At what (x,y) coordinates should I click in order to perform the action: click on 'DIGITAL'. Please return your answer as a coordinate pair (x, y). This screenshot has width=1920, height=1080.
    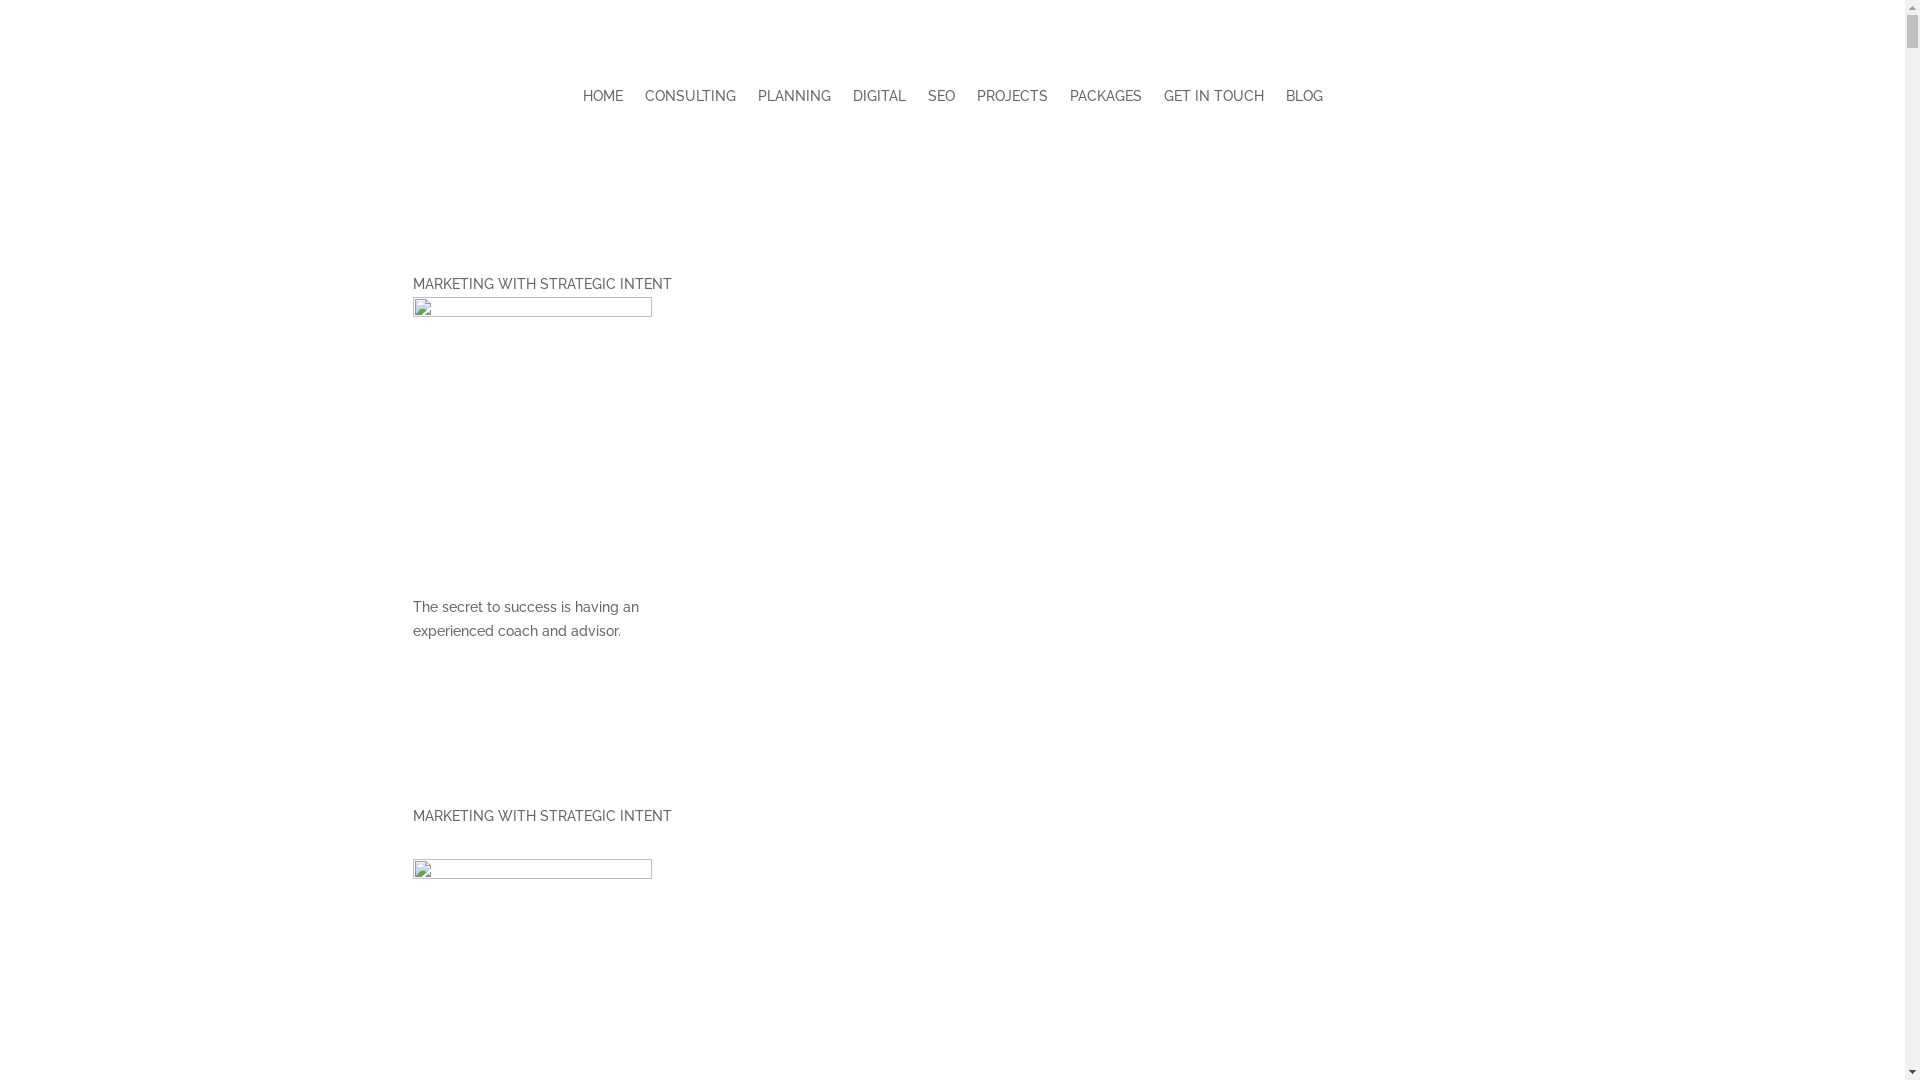
    Looking at the image, I should click on (851, 100).